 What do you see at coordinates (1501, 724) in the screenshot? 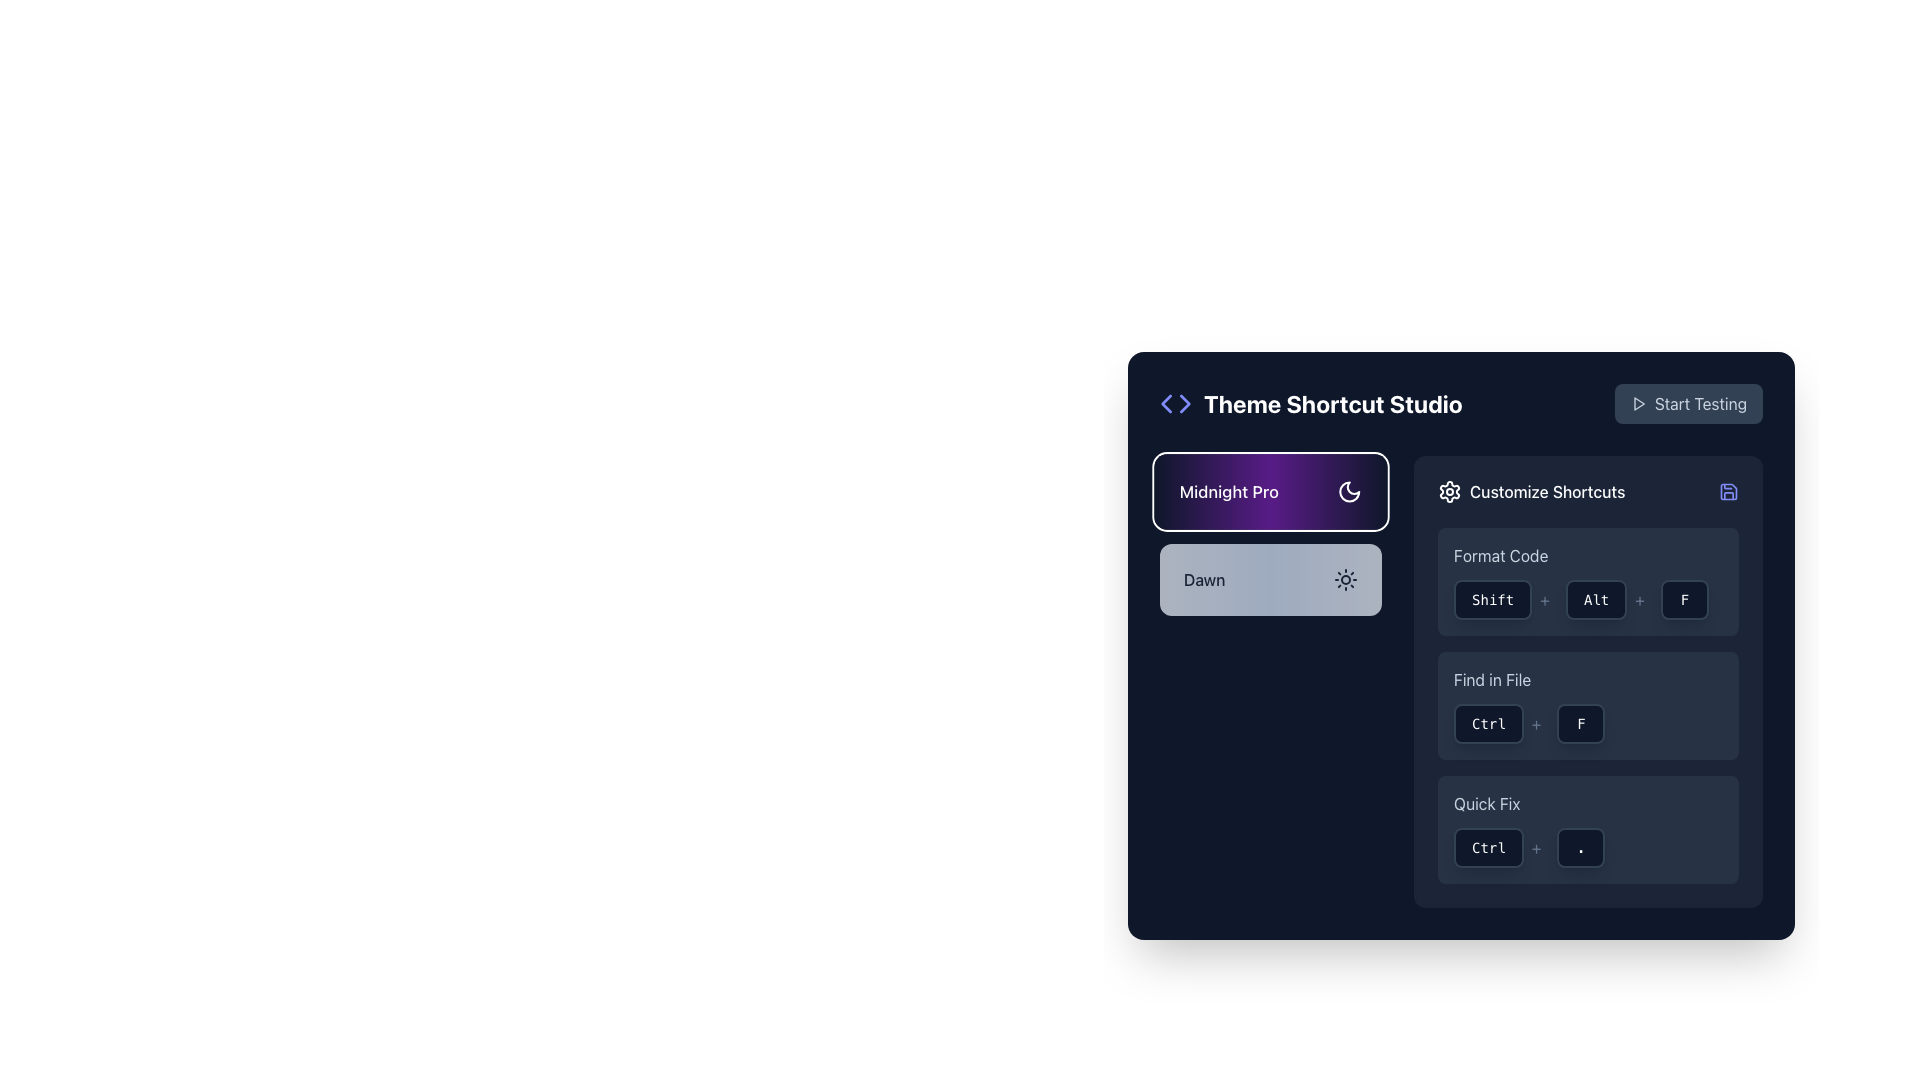
I see `the 'Ctrl' key in the 'Find in File' shortcut representation located in the 'Customize Shortcuts' section, which is the first key in the sequence 'Ctrl + F'` at bounding box center [1501, 724].